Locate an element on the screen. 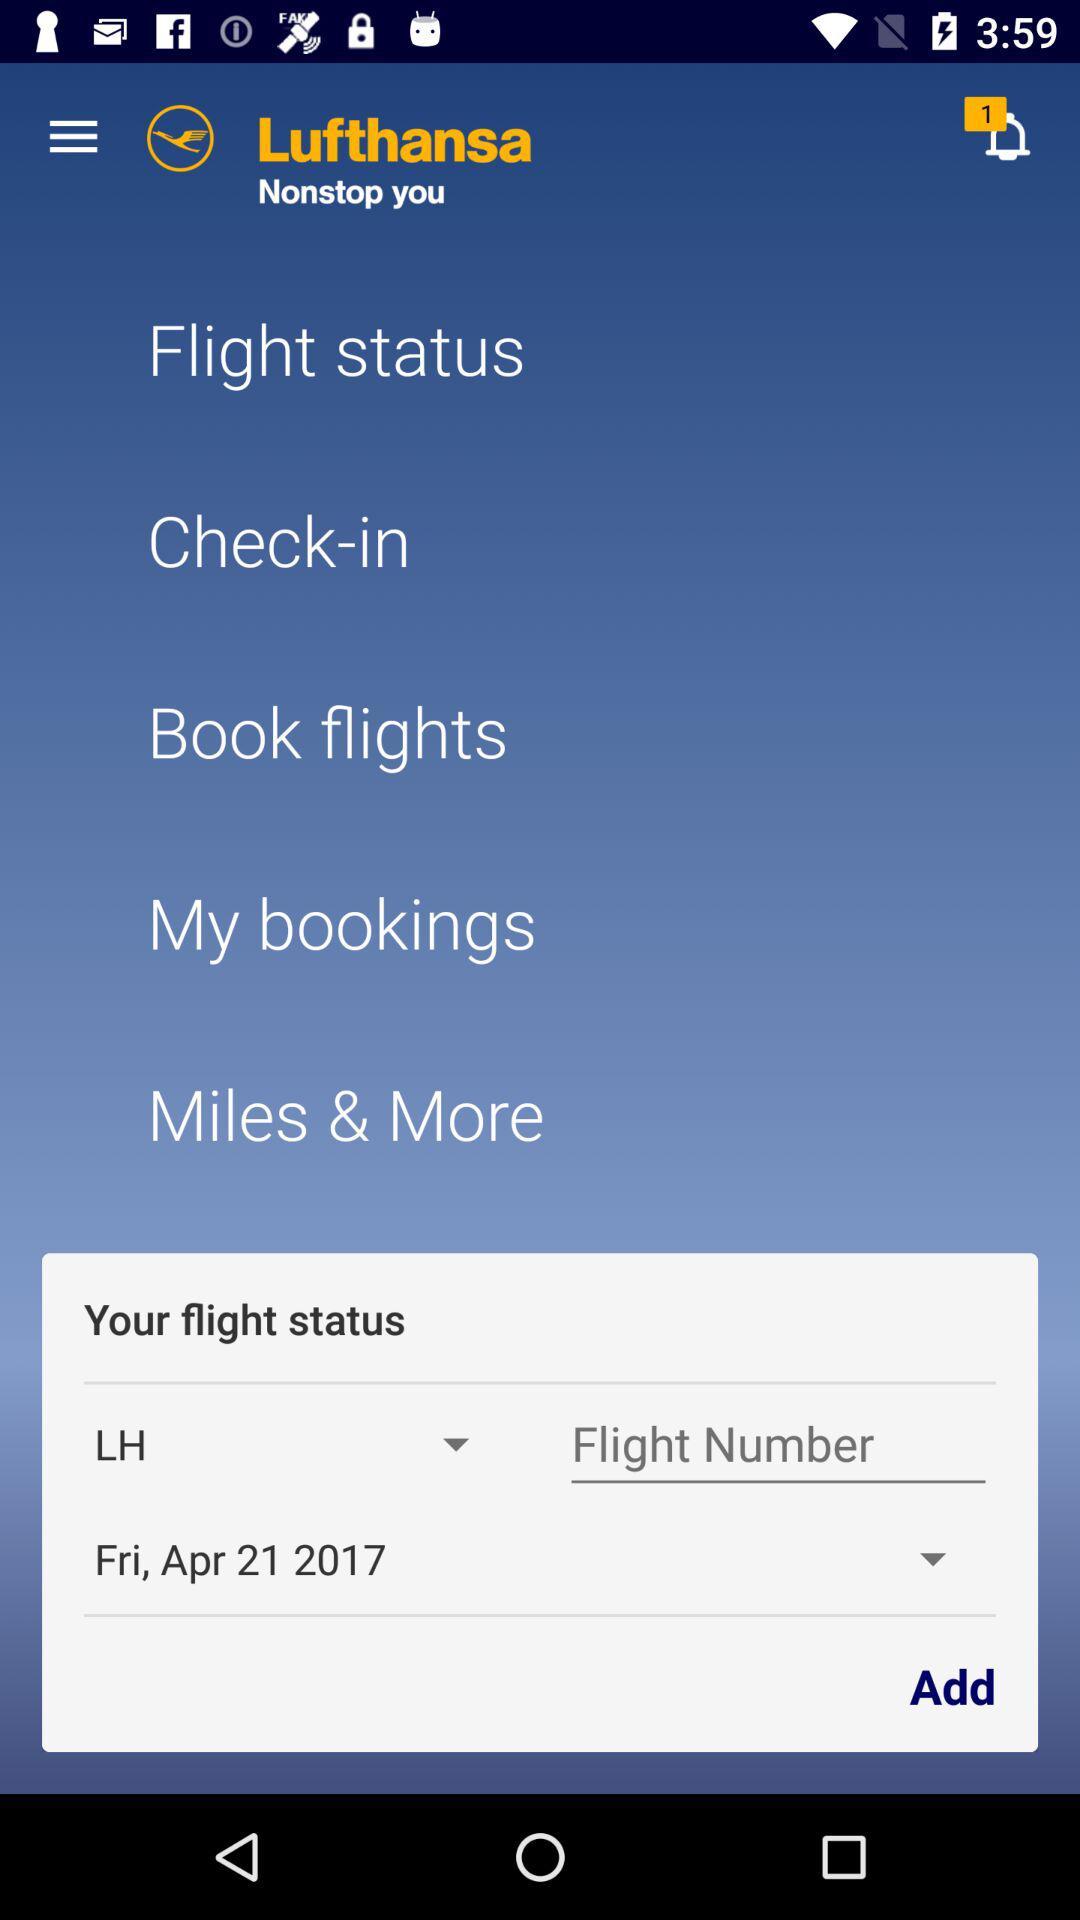 The image size is (1080, 1920). item above the flight status item is located at coordinates (72, 135).